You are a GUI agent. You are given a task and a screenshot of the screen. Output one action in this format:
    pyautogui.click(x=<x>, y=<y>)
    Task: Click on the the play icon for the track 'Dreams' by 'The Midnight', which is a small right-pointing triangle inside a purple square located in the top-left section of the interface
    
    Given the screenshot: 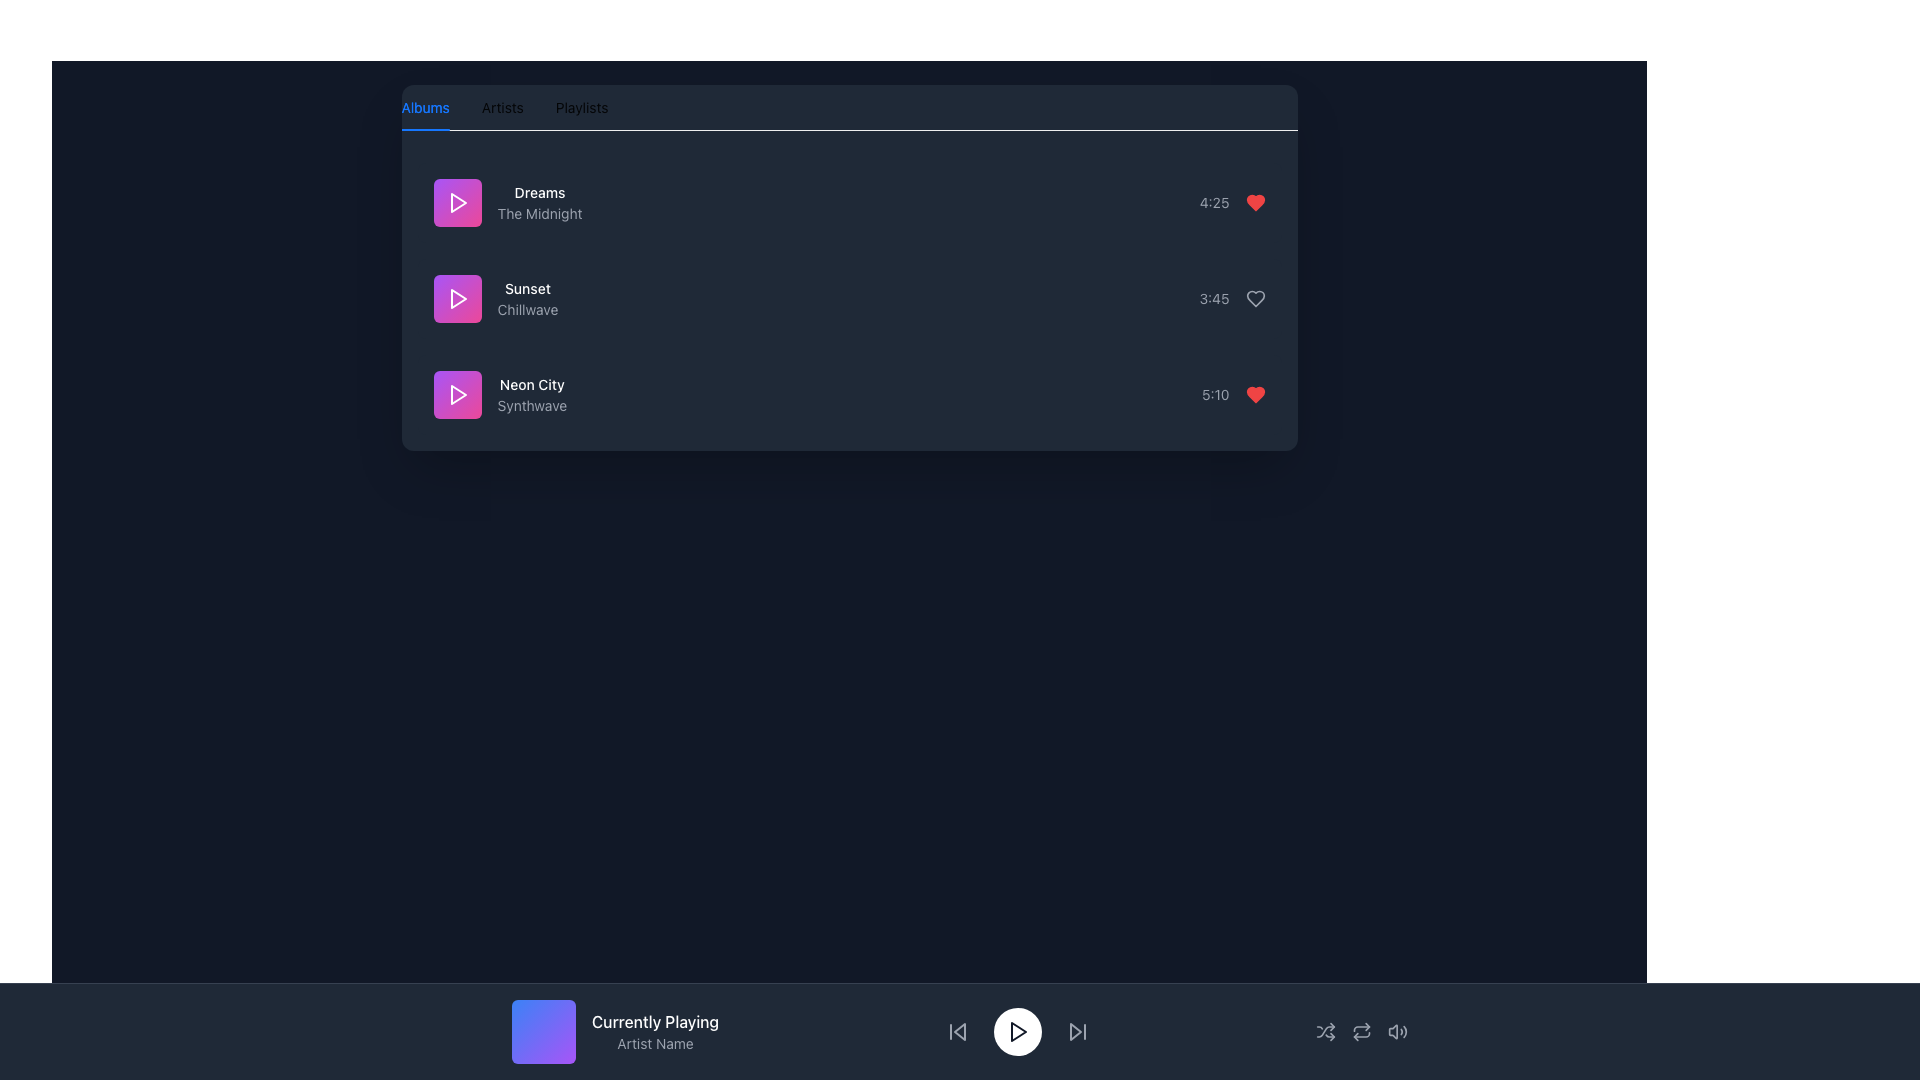 What is the action you would take?
    pyautogui.click(x=457, y=203)
    